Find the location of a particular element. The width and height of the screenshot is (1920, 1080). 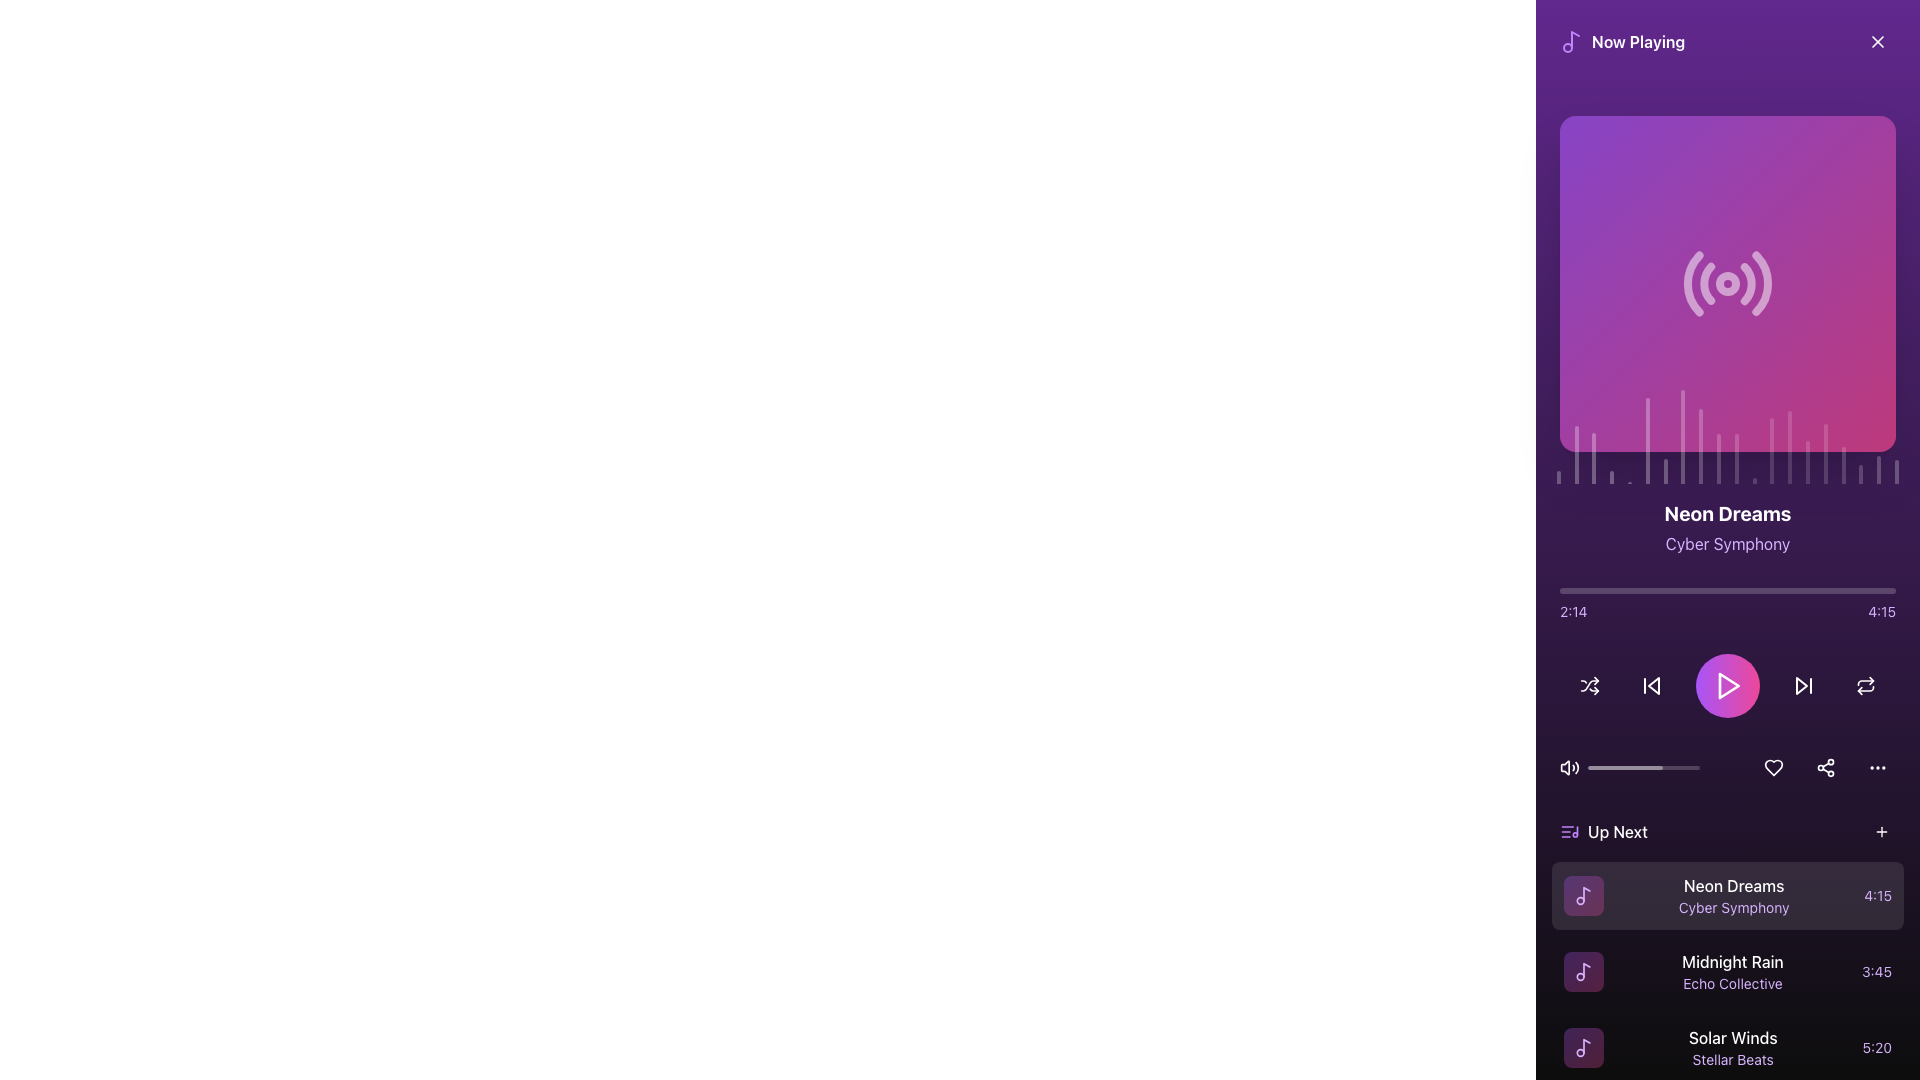

the visual indicator bar, which is the nineteenth bar from the left in the horizontal group positioned at the bottom of the panel is located at coordinates (1878, 469).